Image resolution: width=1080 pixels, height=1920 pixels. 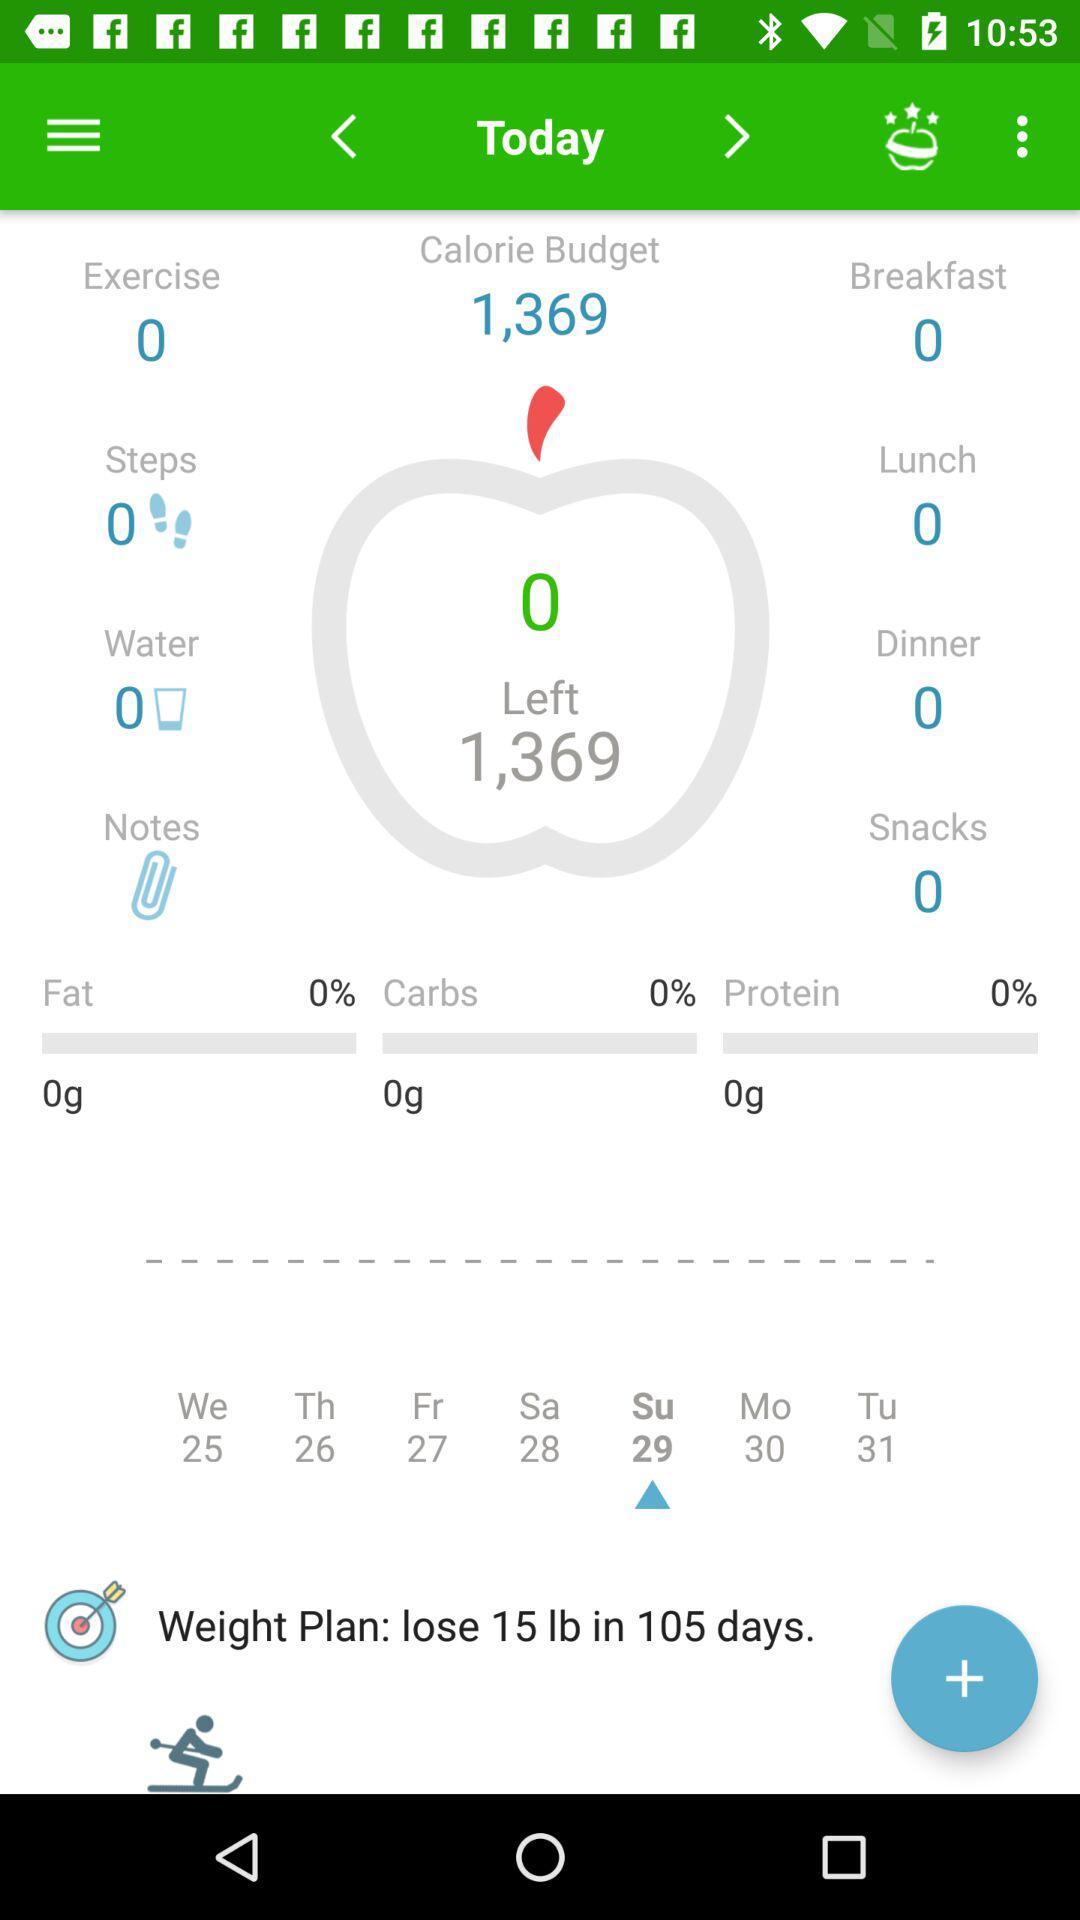 What do you see at coordinates (342, 135) in the screenshot?
I see `previous pattern` at bounding box center [342, 135].